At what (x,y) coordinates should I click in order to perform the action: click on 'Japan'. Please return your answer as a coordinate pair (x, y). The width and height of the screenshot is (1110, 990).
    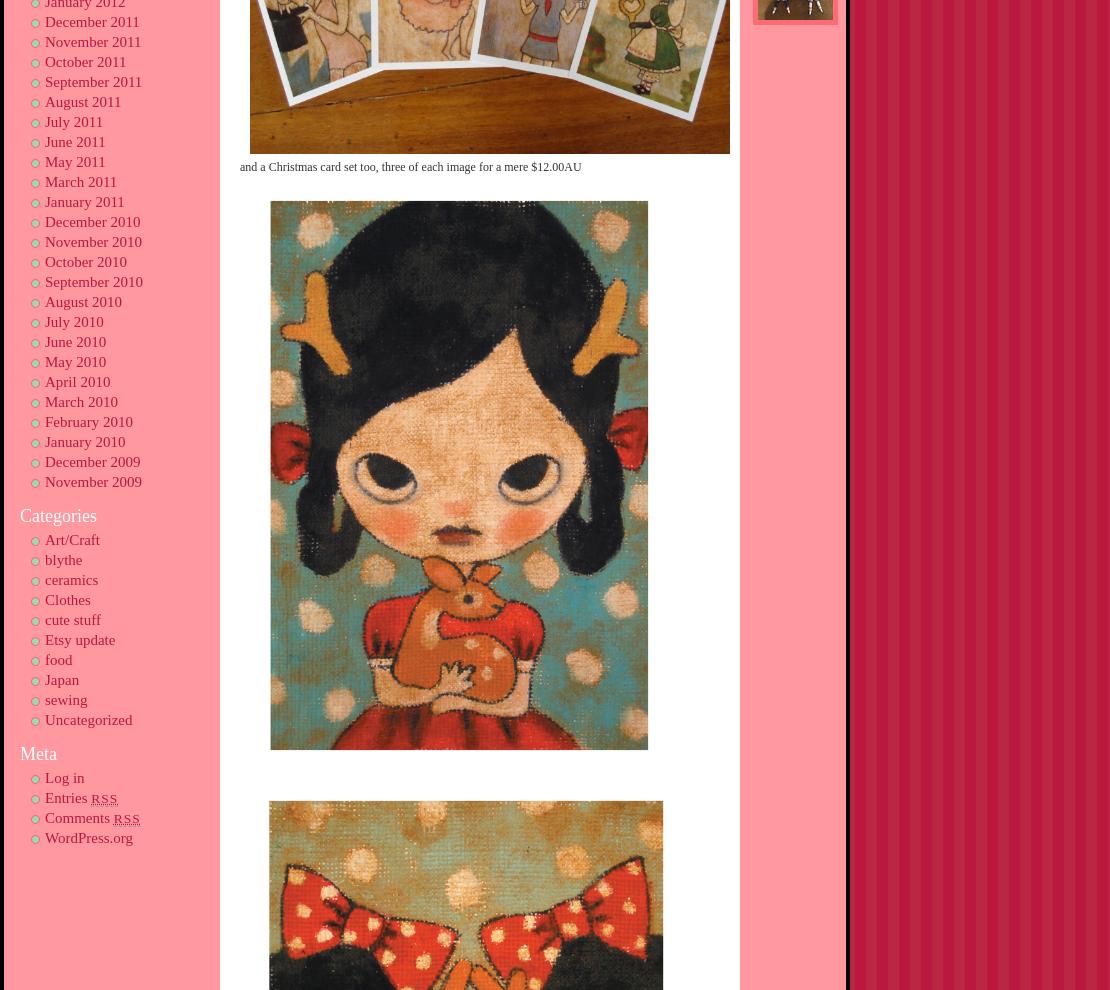
    Looking at the image, I should click on (61, 680).